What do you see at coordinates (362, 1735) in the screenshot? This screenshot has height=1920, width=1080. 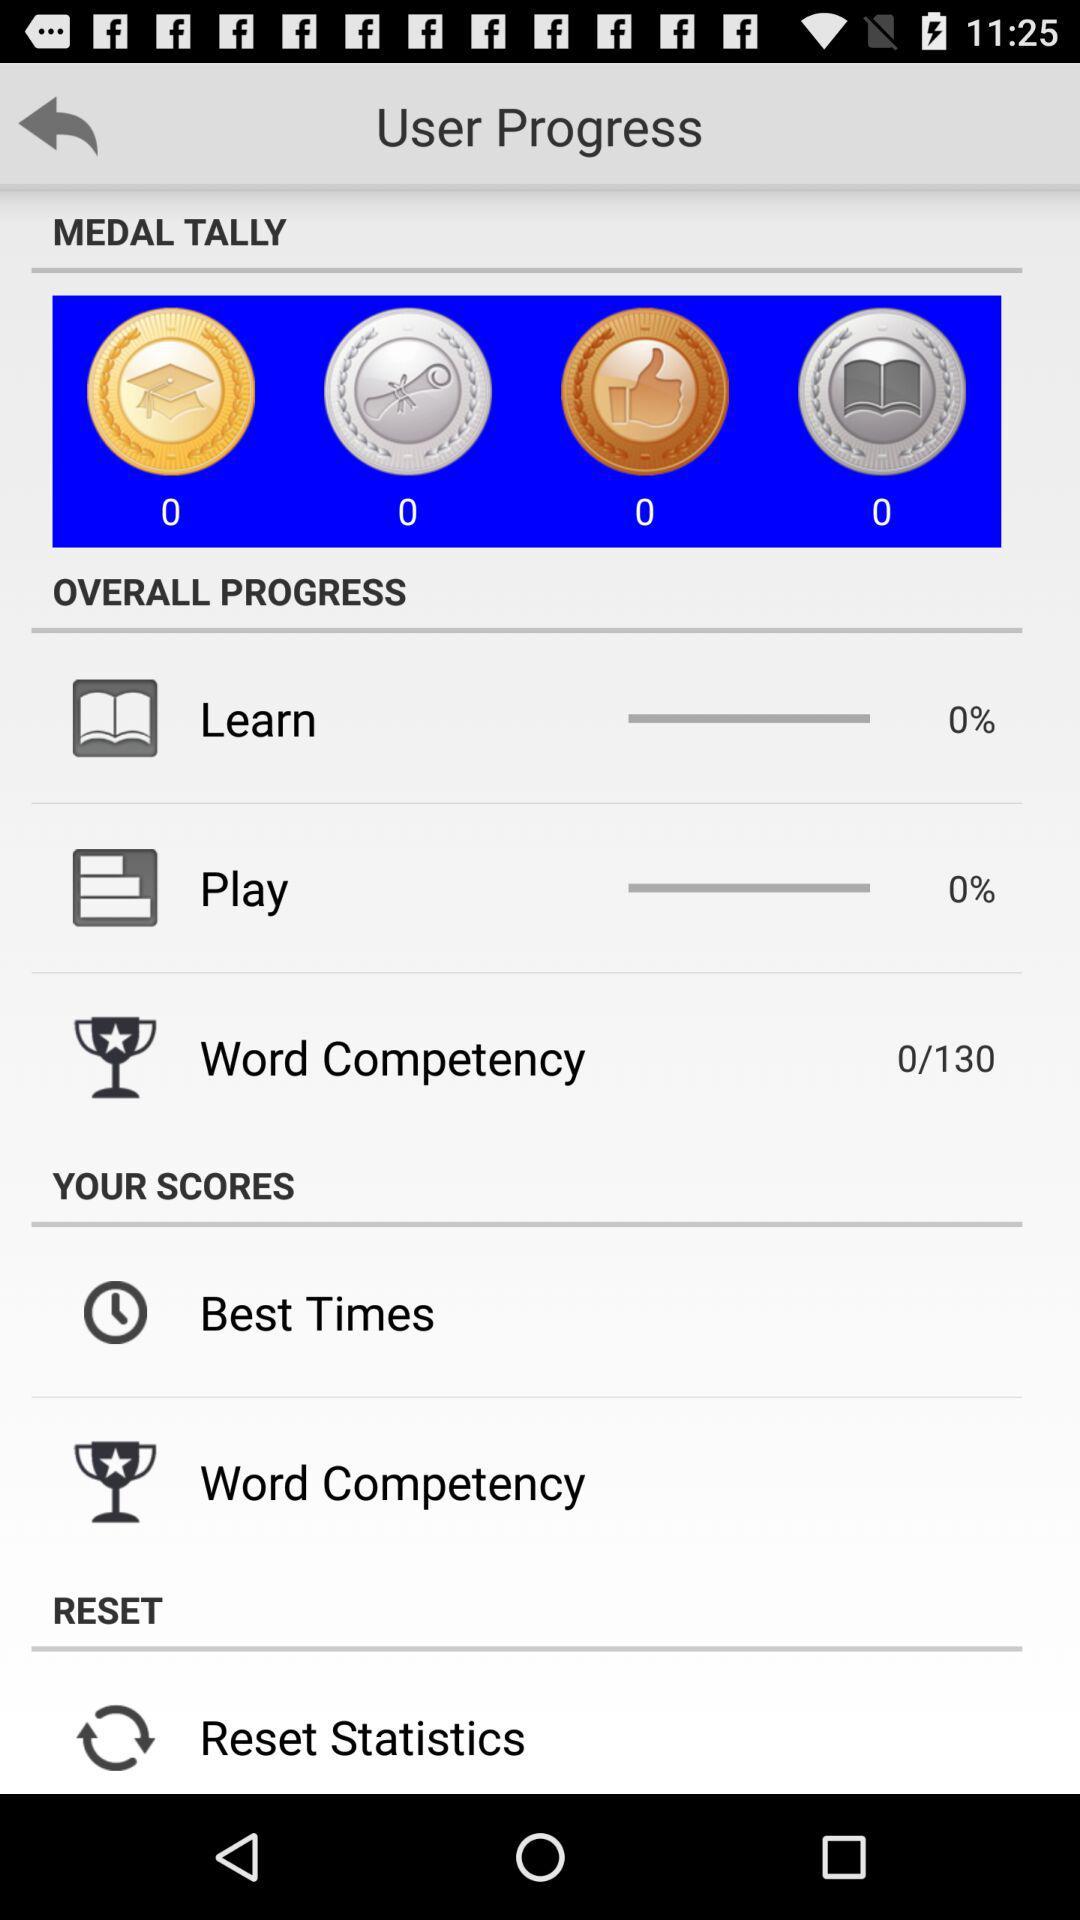 I see `reset statistics item` at bounding box center [362, 1735].